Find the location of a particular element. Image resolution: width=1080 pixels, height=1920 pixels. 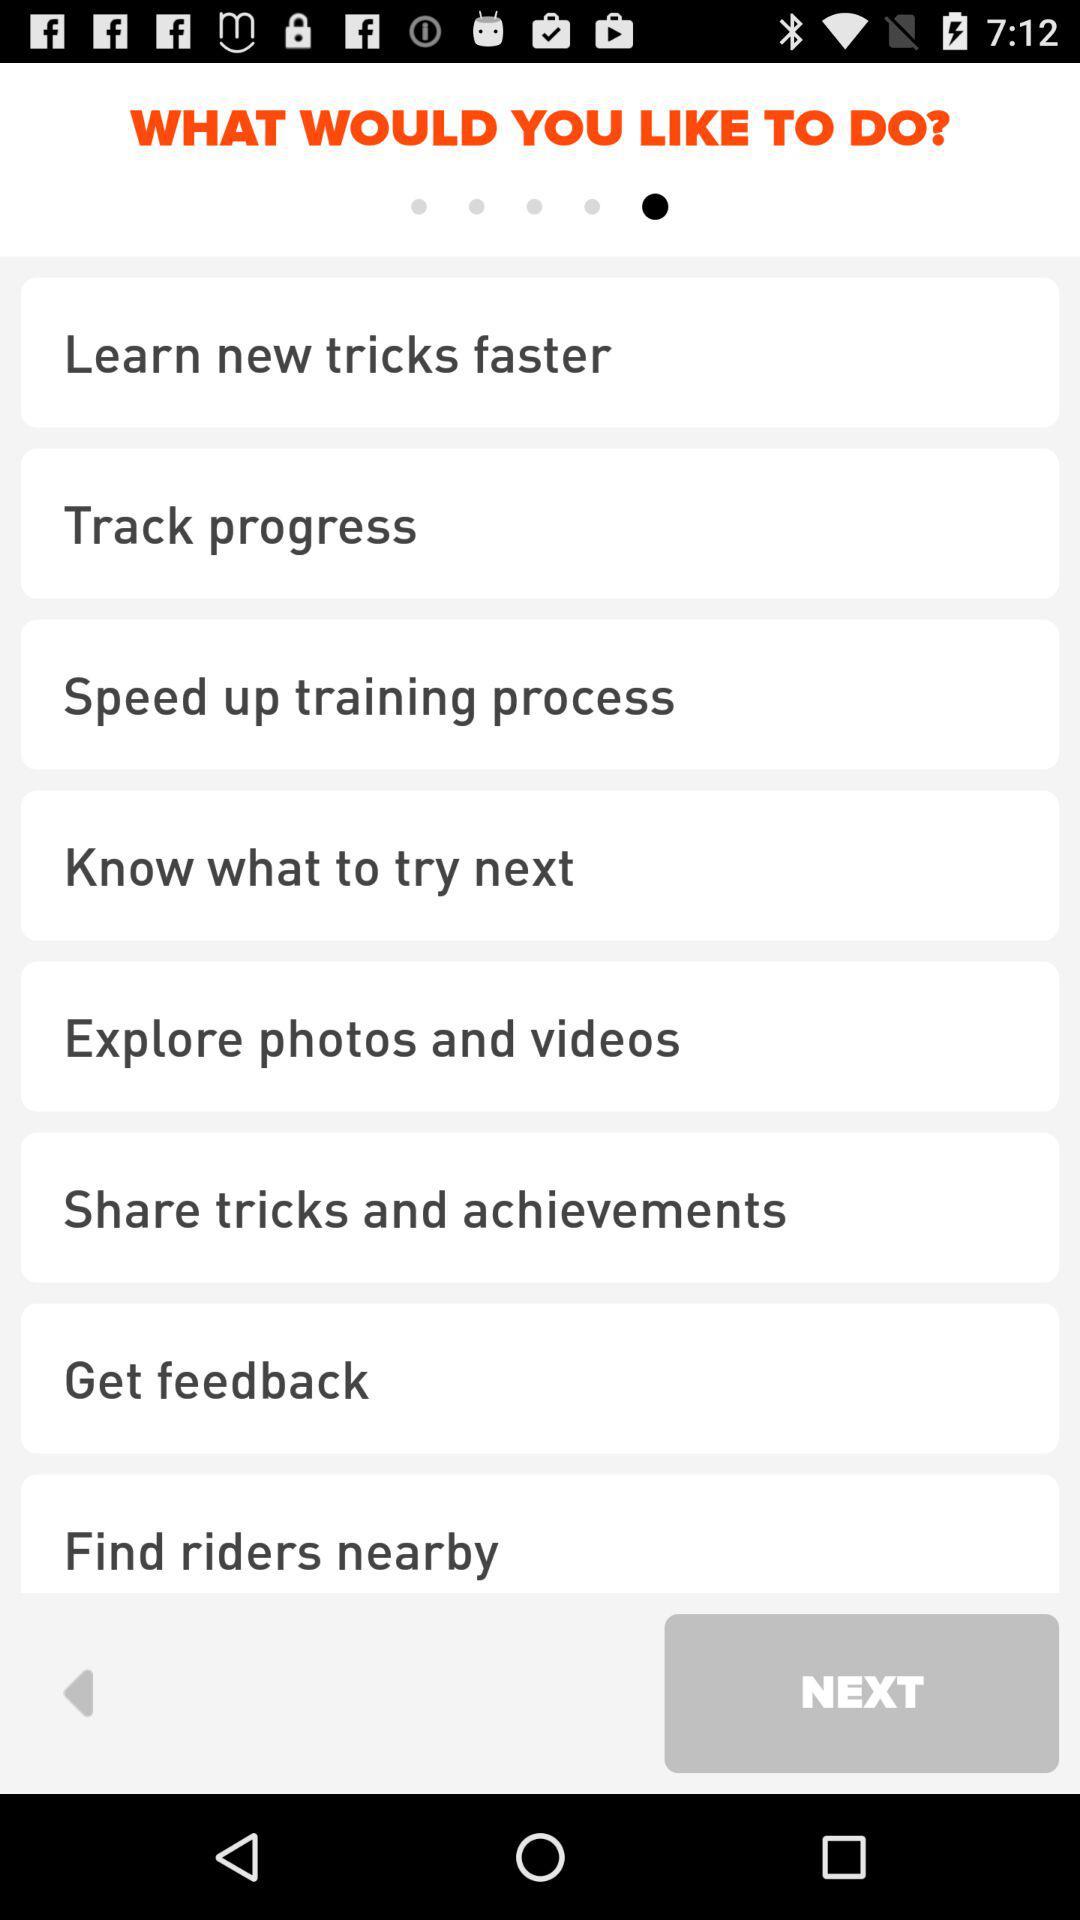

track progress icon is located at coordinates (540, 523).